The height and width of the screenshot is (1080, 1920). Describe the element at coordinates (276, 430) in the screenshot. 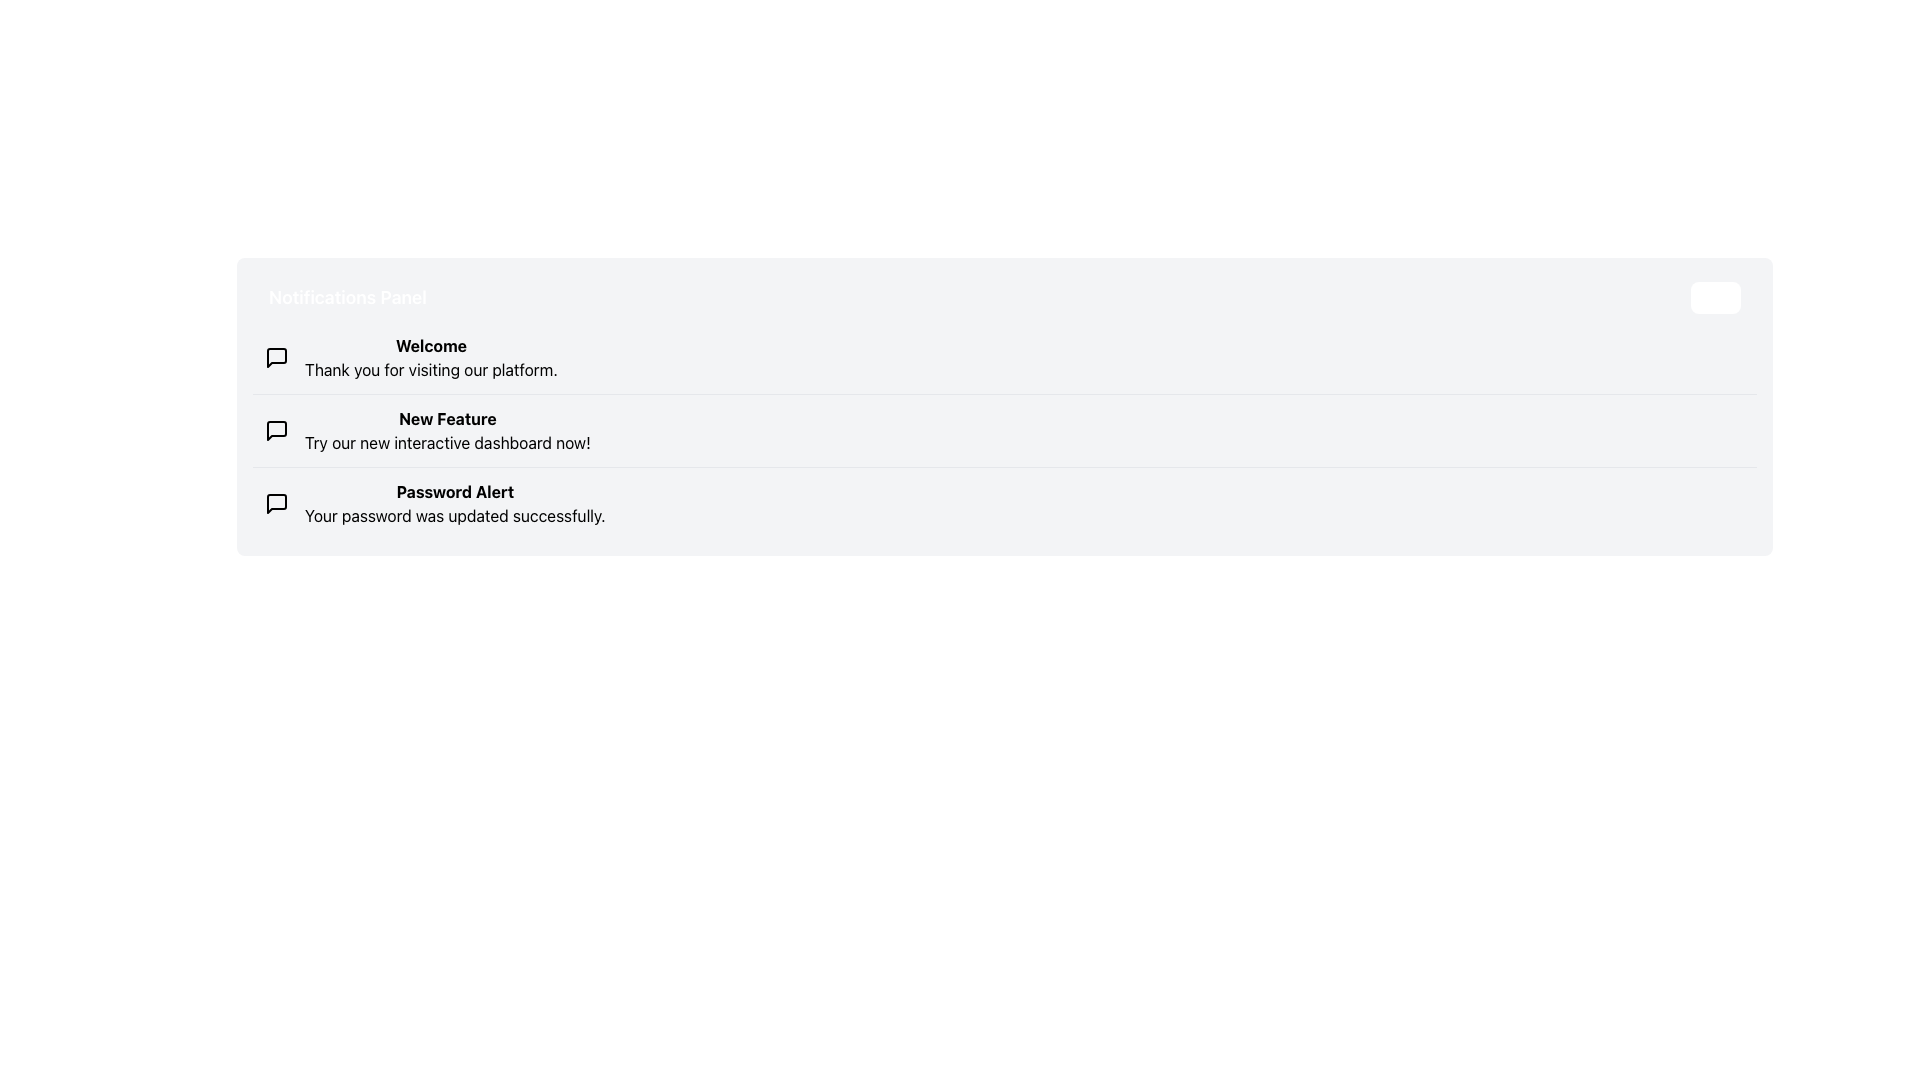

I see `the speech bubble icon indicating a notification located near the top-left of the notification panel, next to the 'New Feature' notification item` at that location.